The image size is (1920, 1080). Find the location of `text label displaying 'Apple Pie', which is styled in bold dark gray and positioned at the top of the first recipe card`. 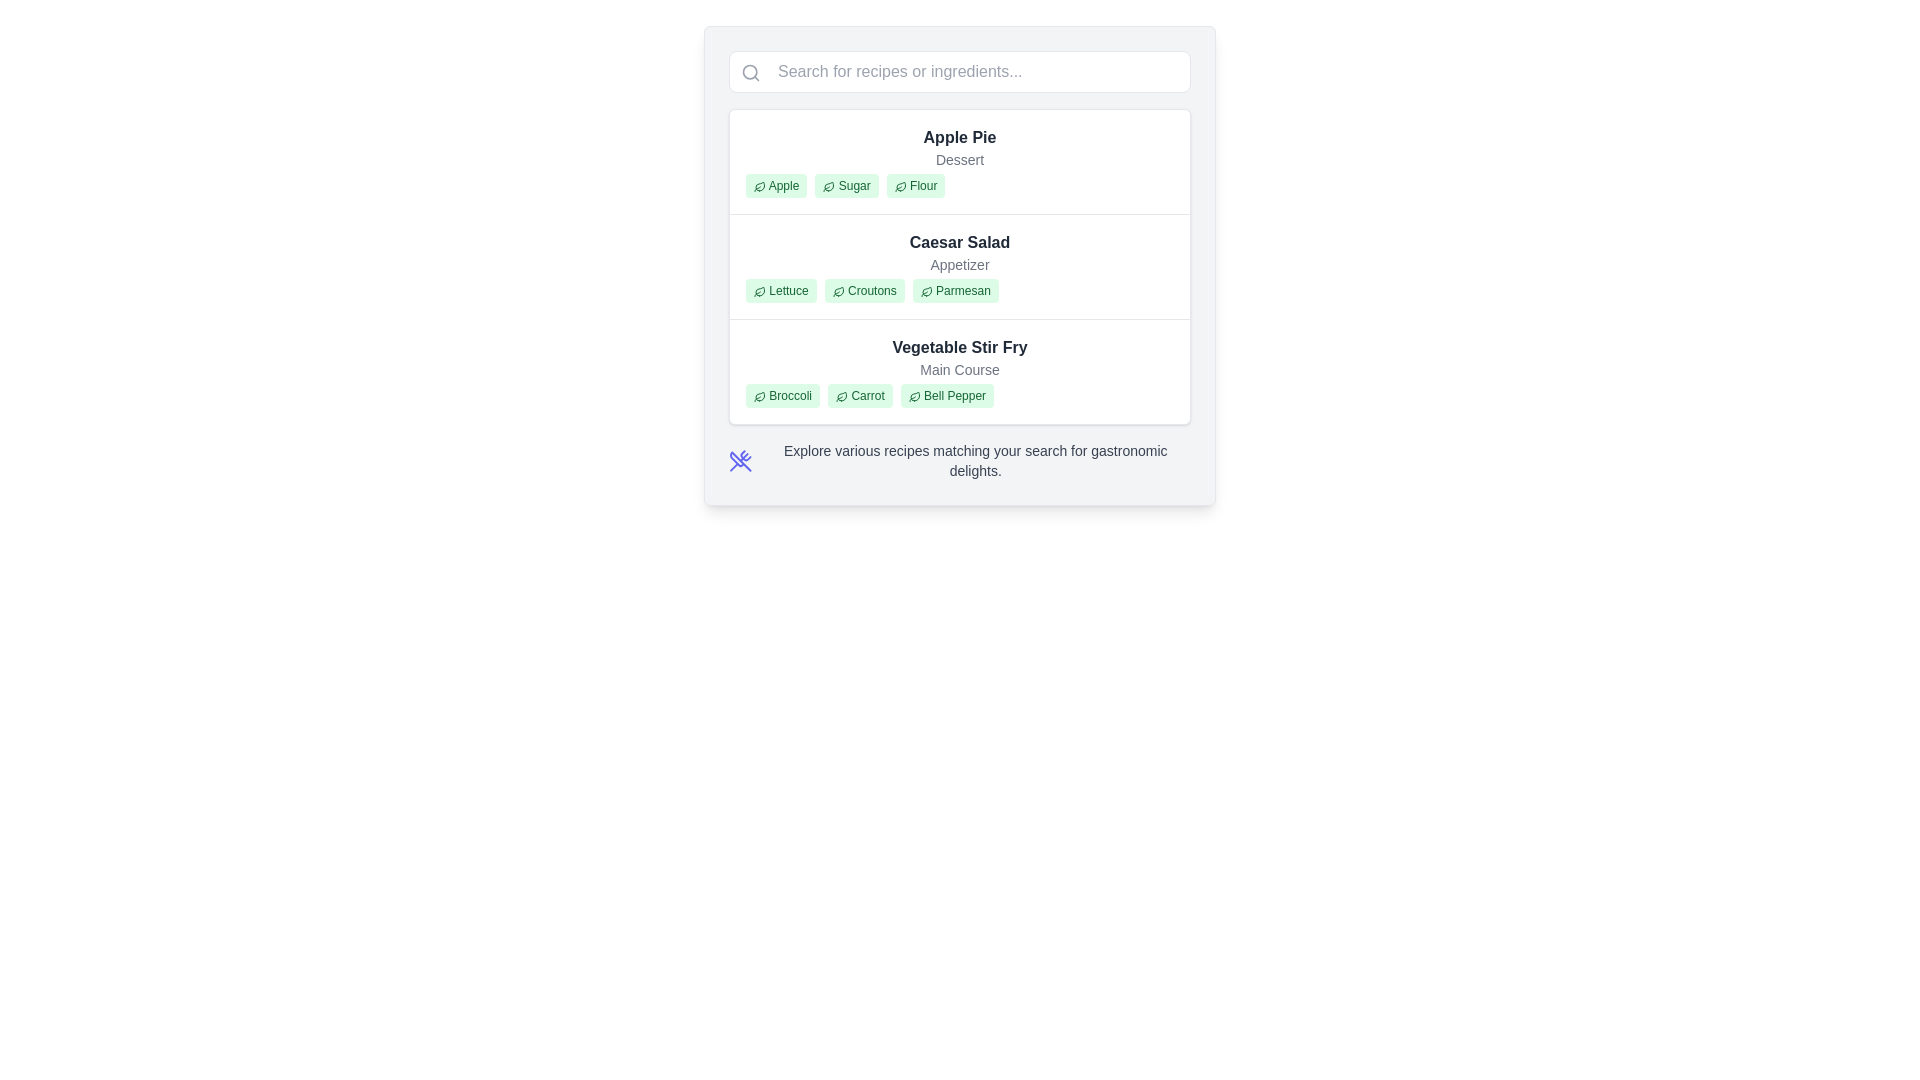

text label displaying 'Apple Pie', which is styled in bold dark gray and positioned at the top of the first recipe card is located at coordinates (960, 137).